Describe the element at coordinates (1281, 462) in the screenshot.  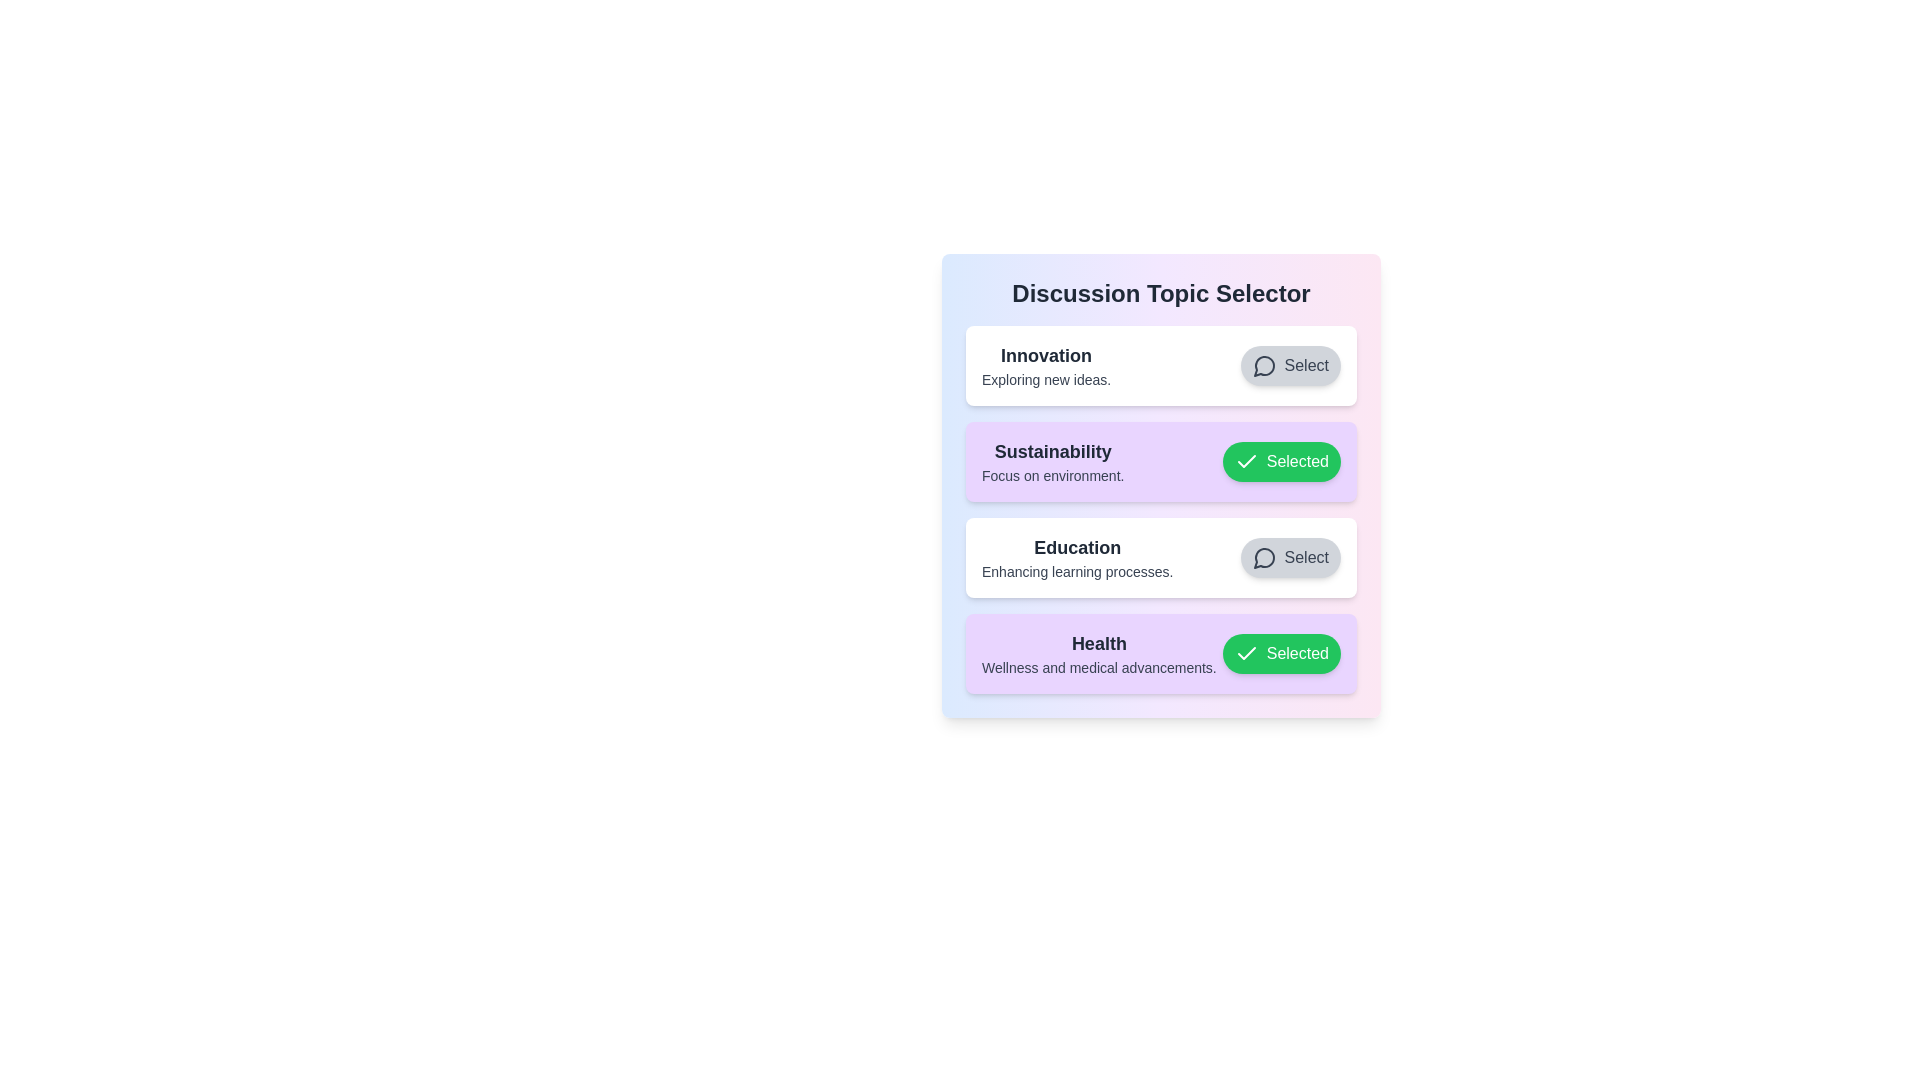
I see `the topic Sustainability` at that location.